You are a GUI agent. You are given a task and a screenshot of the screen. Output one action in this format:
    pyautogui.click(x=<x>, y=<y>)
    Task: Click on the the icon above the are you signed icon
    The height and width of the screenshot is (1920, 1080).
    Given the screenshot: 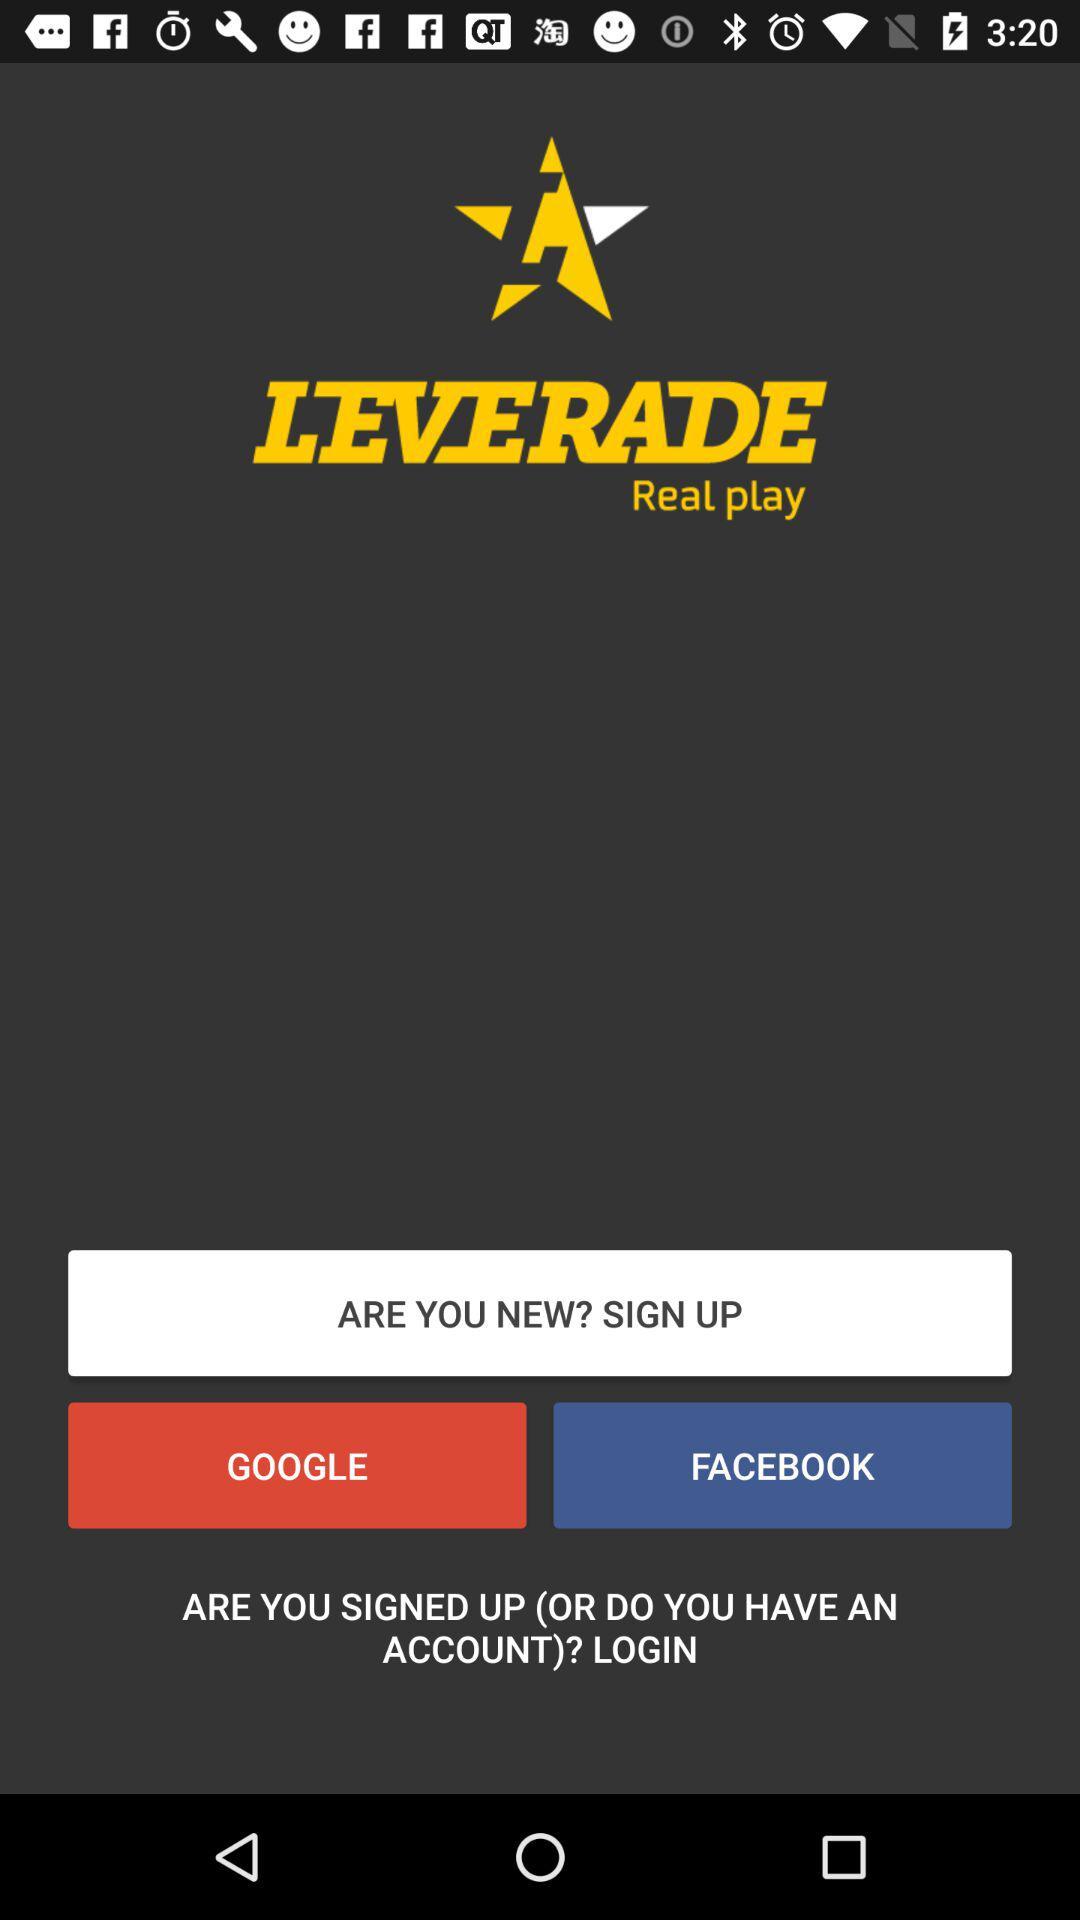 What is the action you would take?
    pyautogui.click(x=781, y=1465)
    